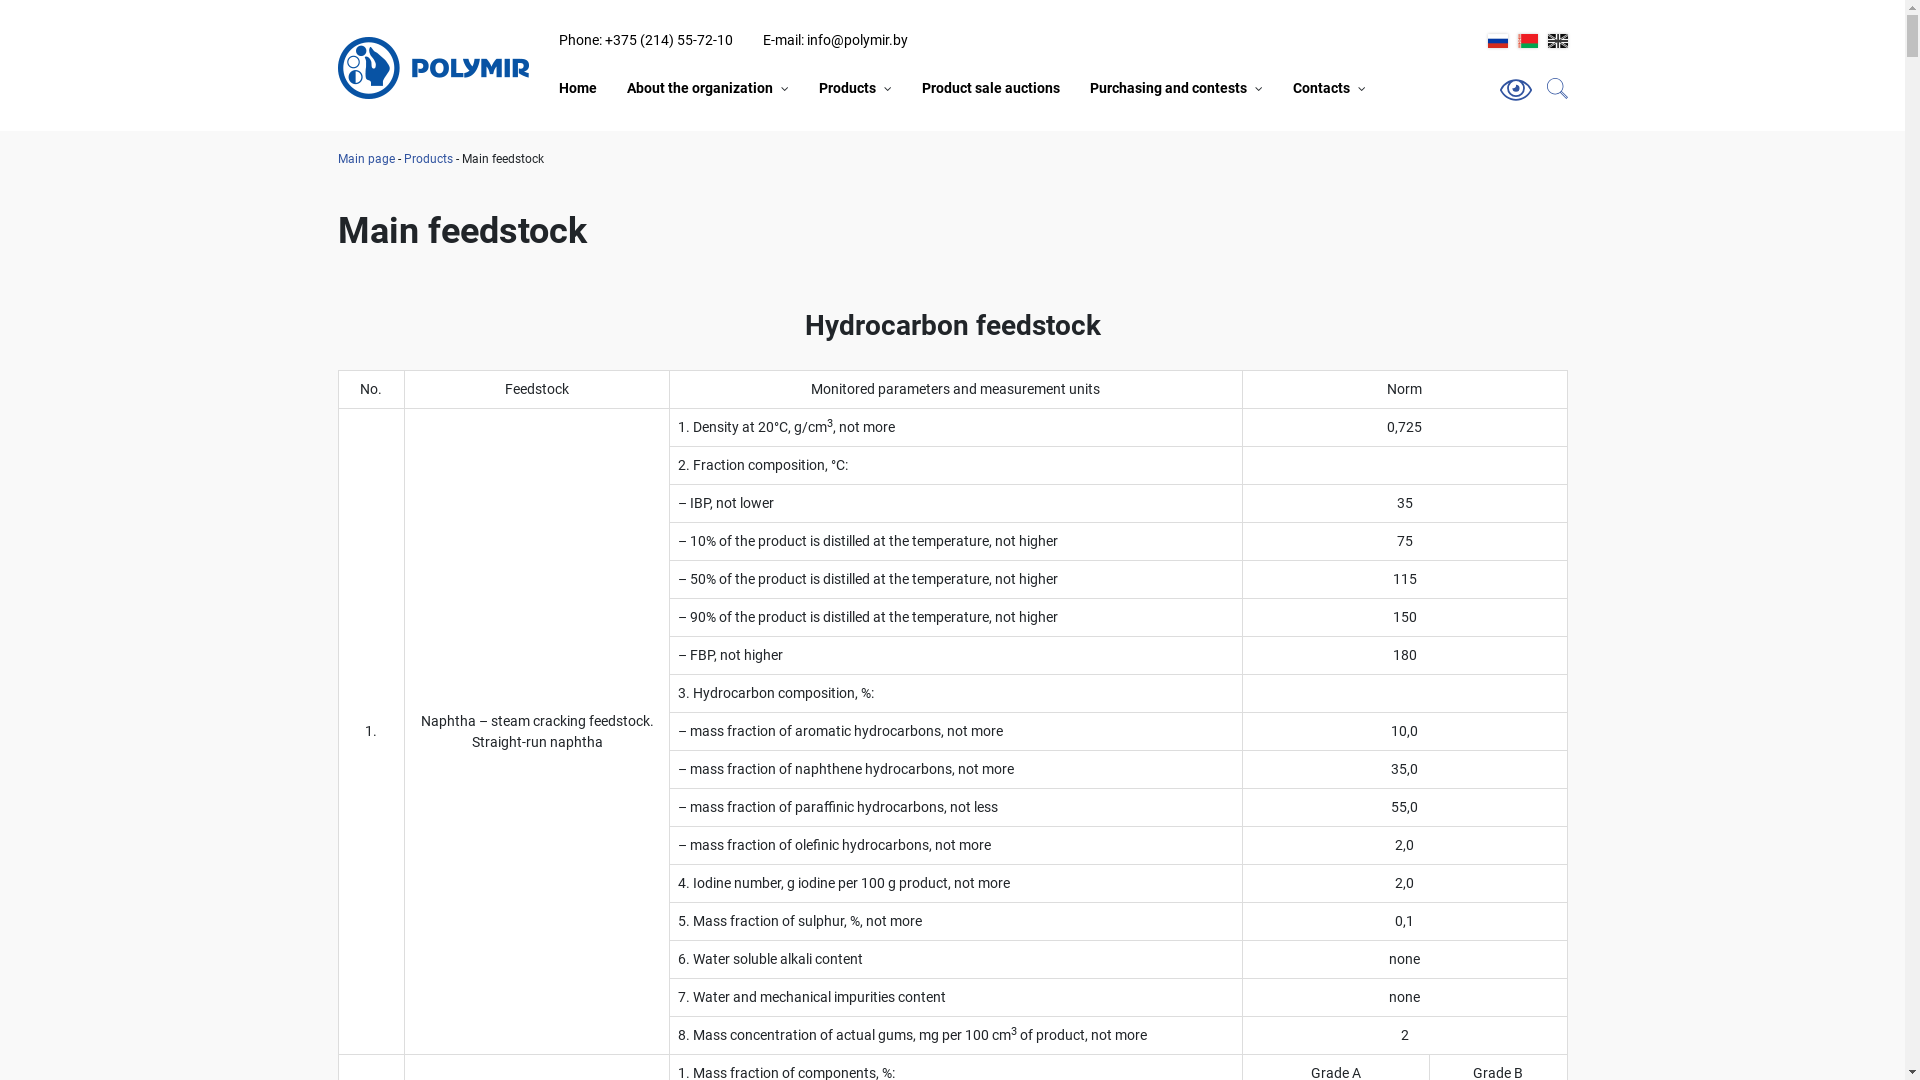 Image resolution: width=1920 pixels, height=1080 pixels. What do you see at coordinates (695, 116) in the screenshot?
I see `'General information'` at bounding box center [695, 116].